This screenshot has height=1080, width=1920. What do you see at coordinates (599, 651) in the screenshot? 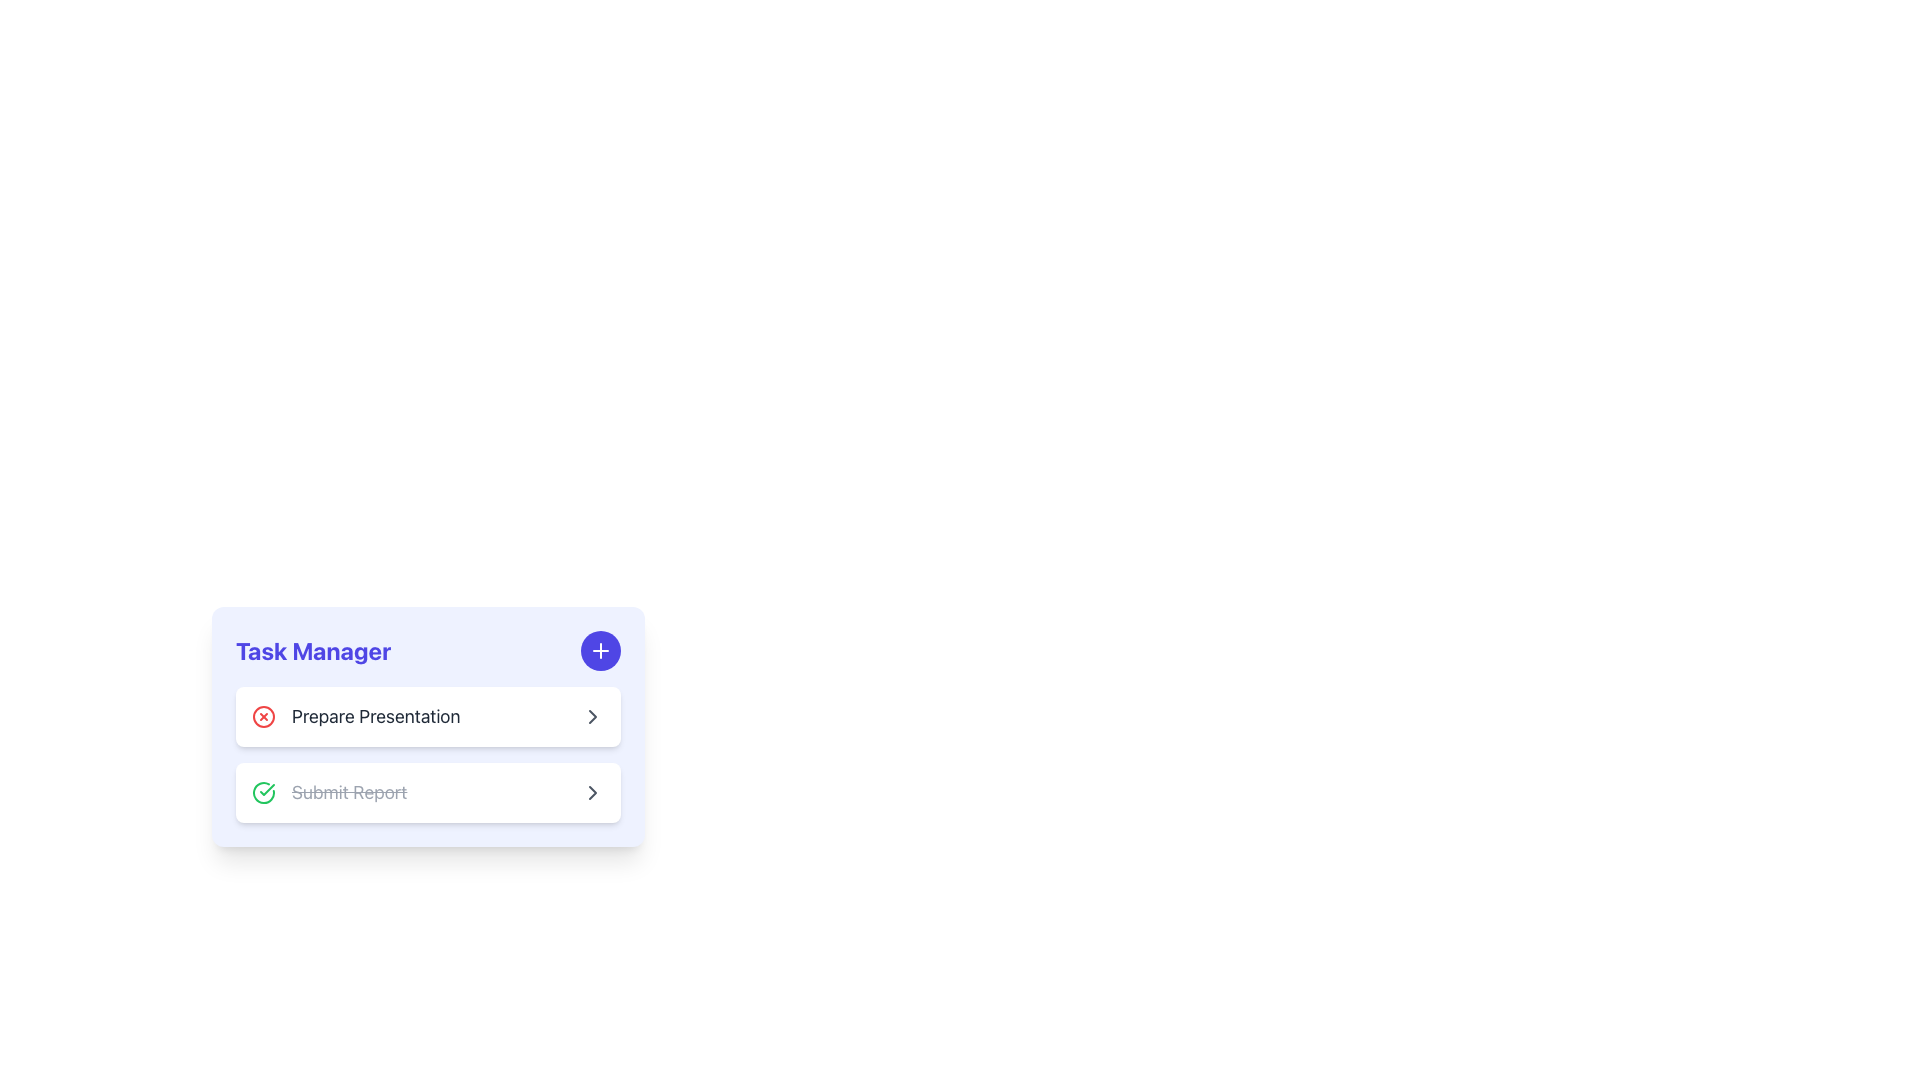
I see `the plus icon located in the top-right corner of the 'Task Manager' section` at bounding box center [599, 651].